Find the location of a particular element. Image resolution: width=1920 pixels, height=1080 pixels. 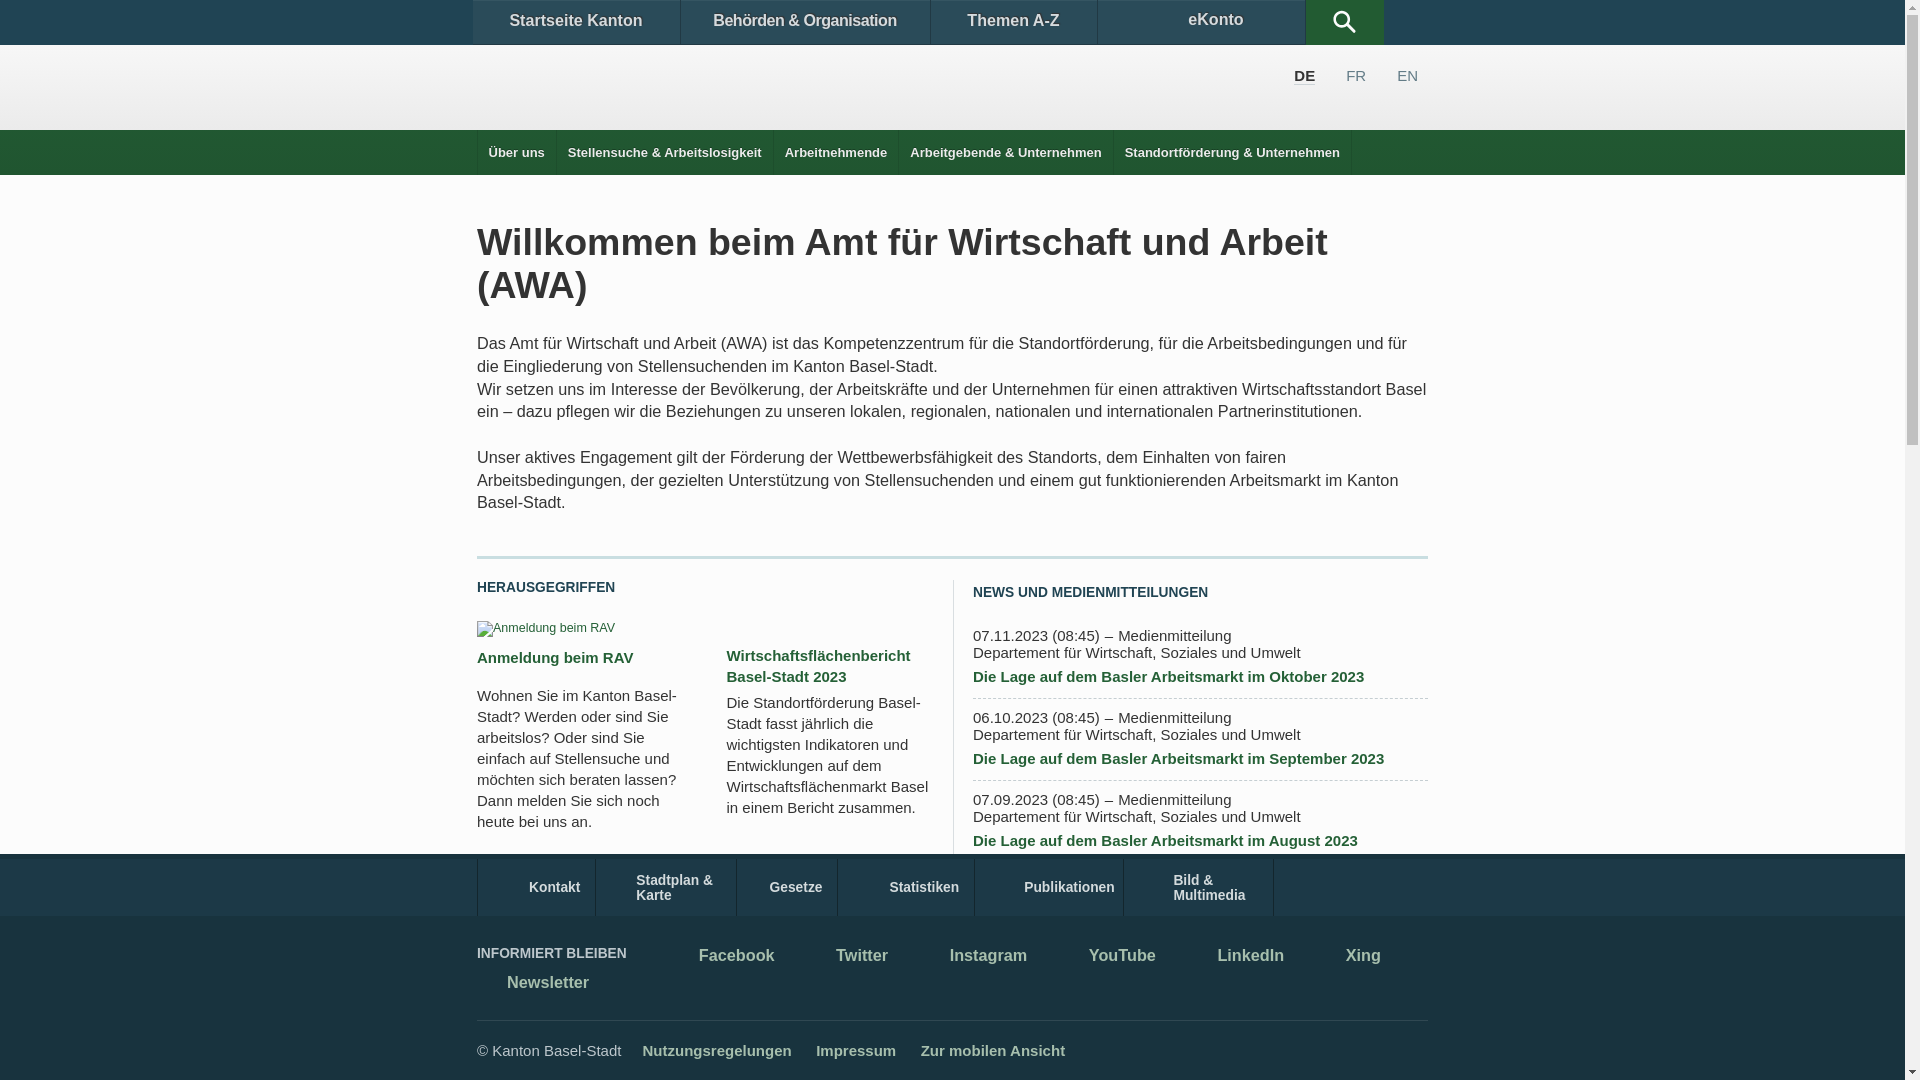

'Zur mobilen Ansicht' is located at coordinates (993, 1049).